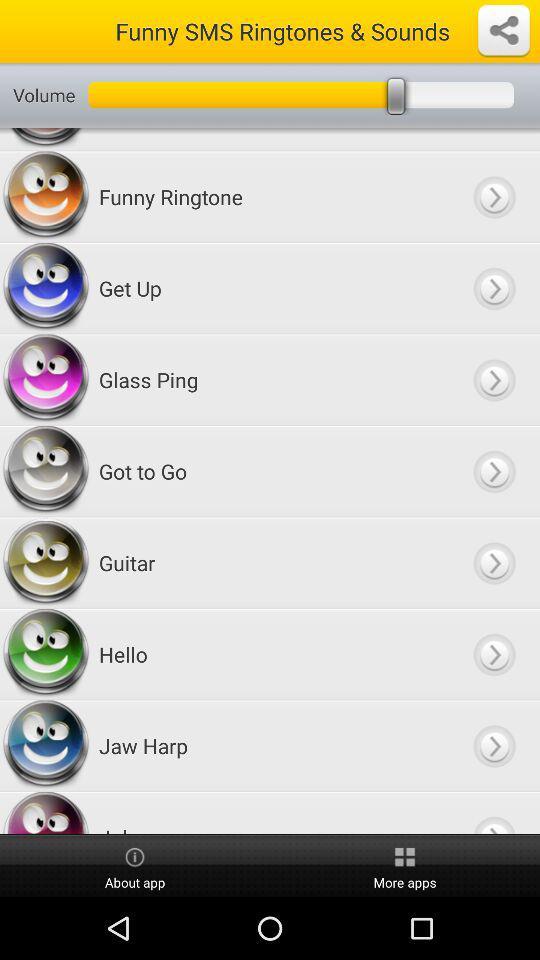 The width and height of the screenshot is (540, 960). Describe the element at coordinates (493, 813) in the screenshot. I see `next page` at that location.